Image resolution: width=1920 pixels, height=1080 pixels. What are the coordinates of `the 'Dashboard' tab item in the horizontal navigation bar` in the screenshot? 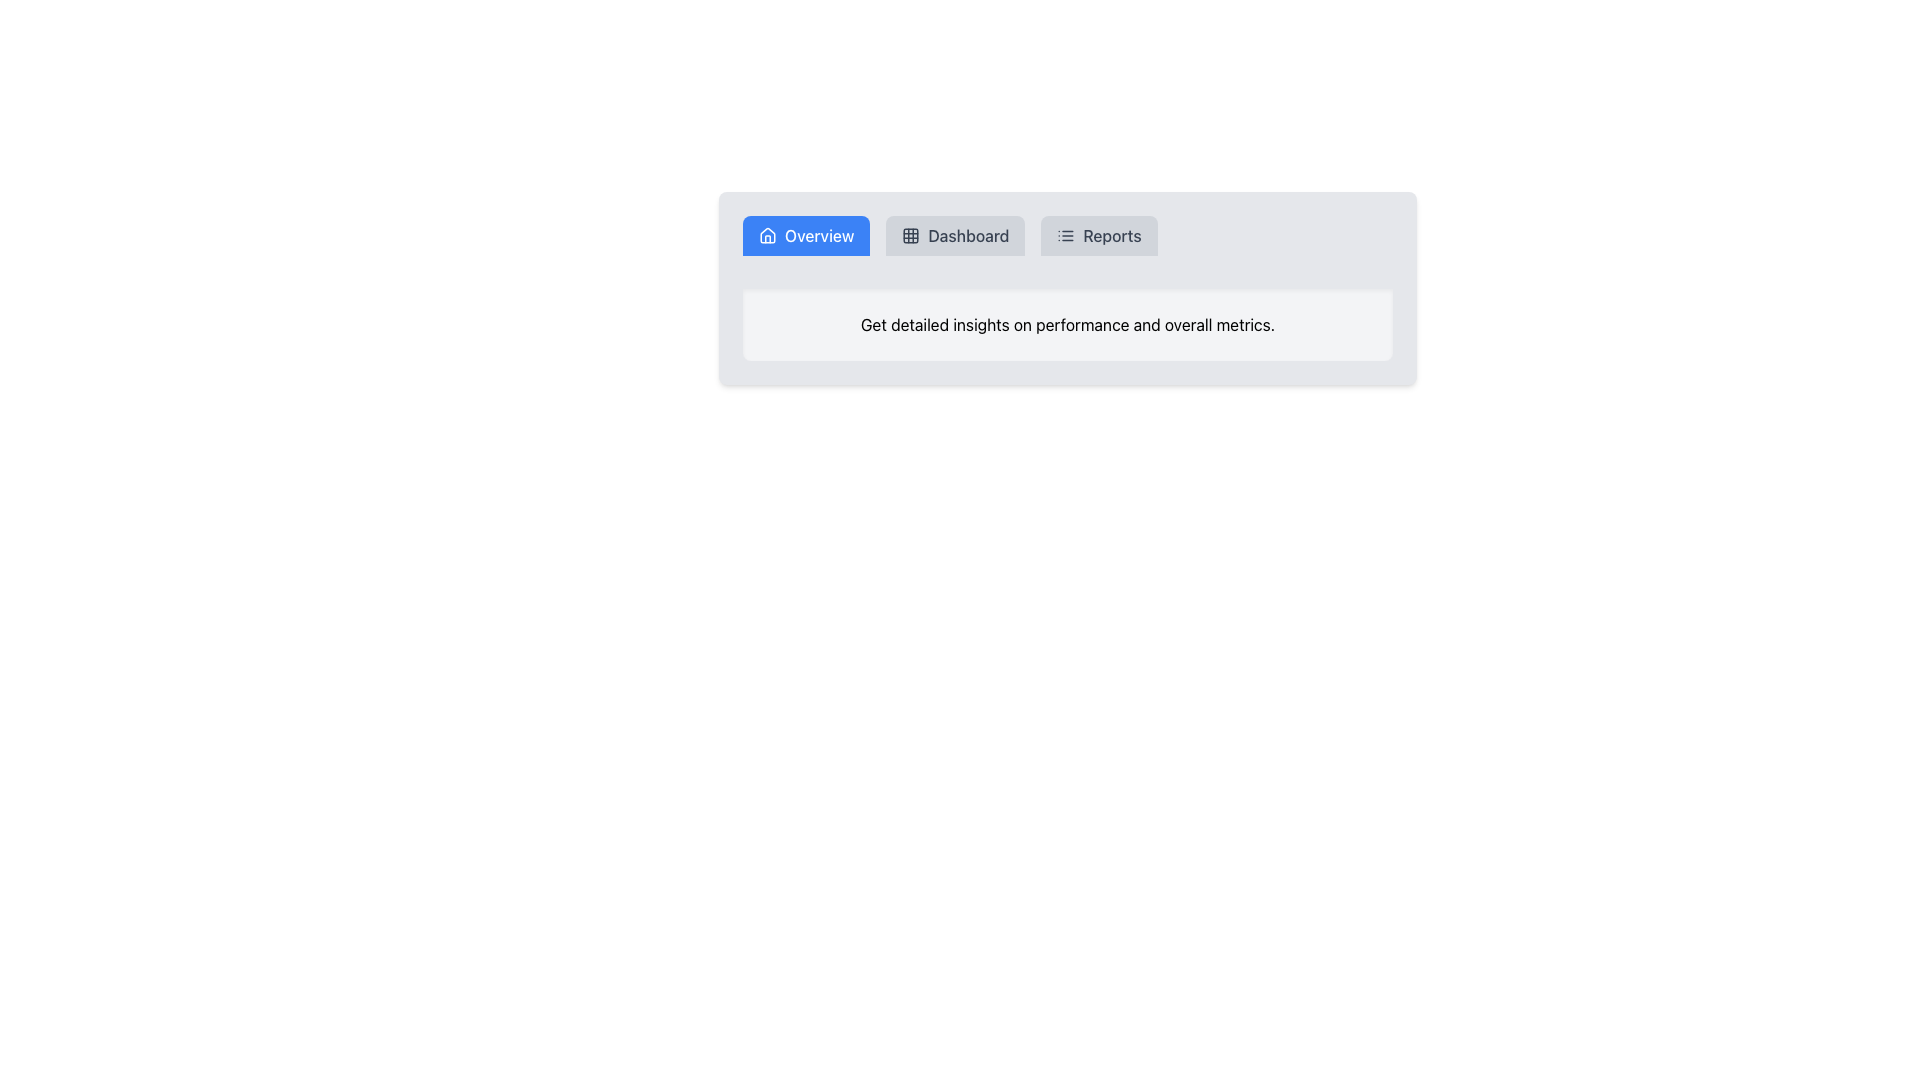 It's located at (954, 234).